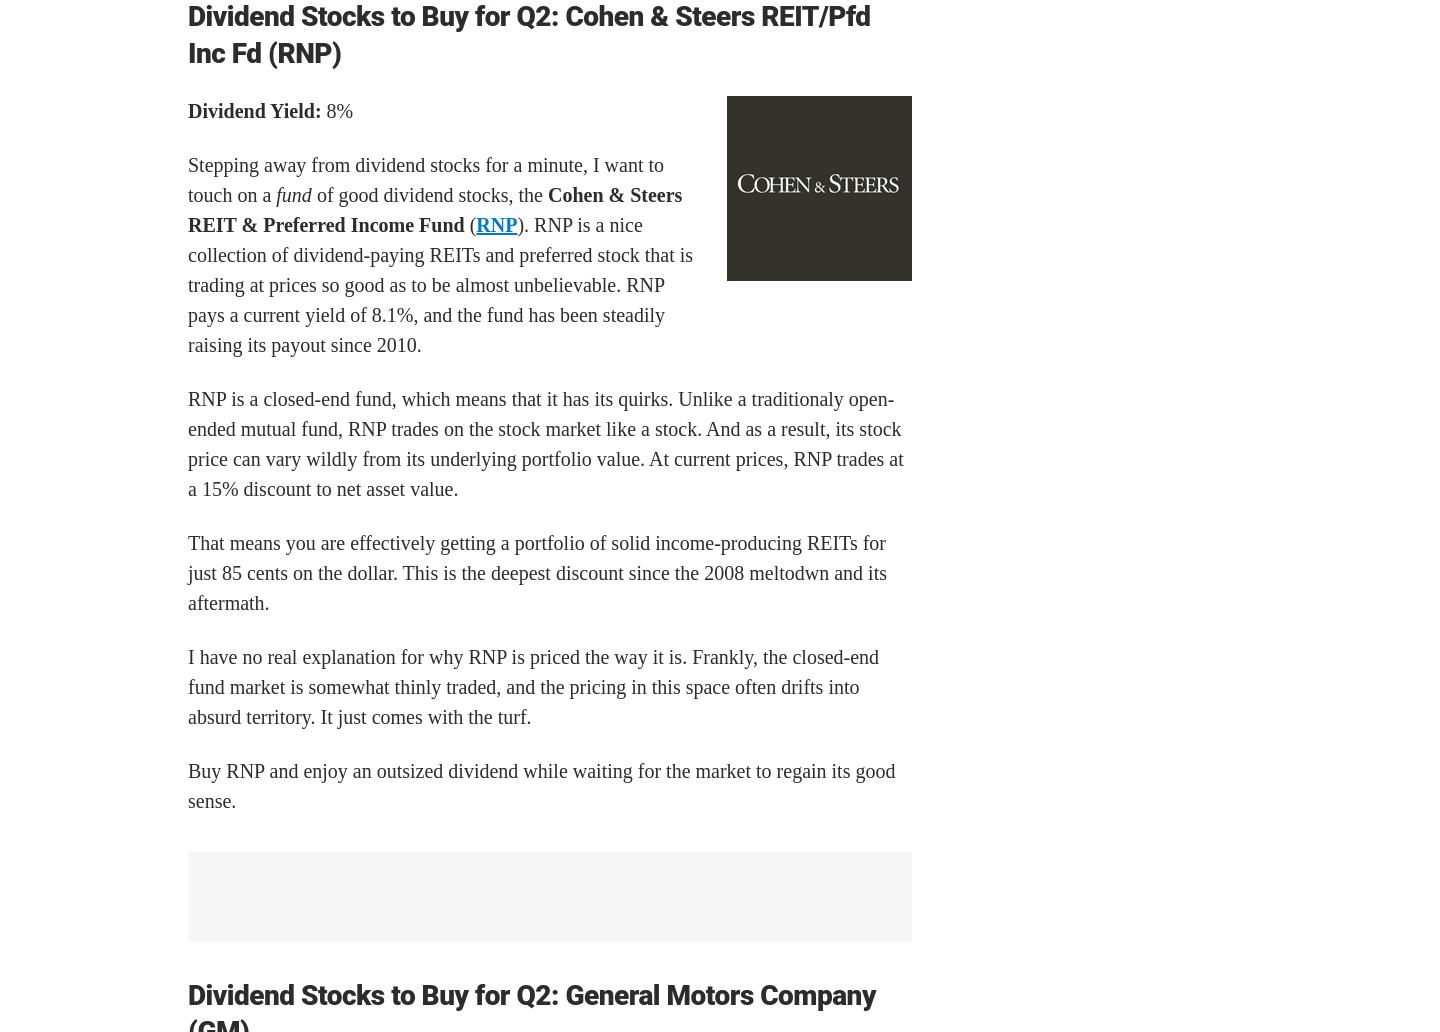 The image size is (1440, 1032). I want to click on 'Stepping away from dividend stocks for a minute, I want to touch on a', so click(425, 178).